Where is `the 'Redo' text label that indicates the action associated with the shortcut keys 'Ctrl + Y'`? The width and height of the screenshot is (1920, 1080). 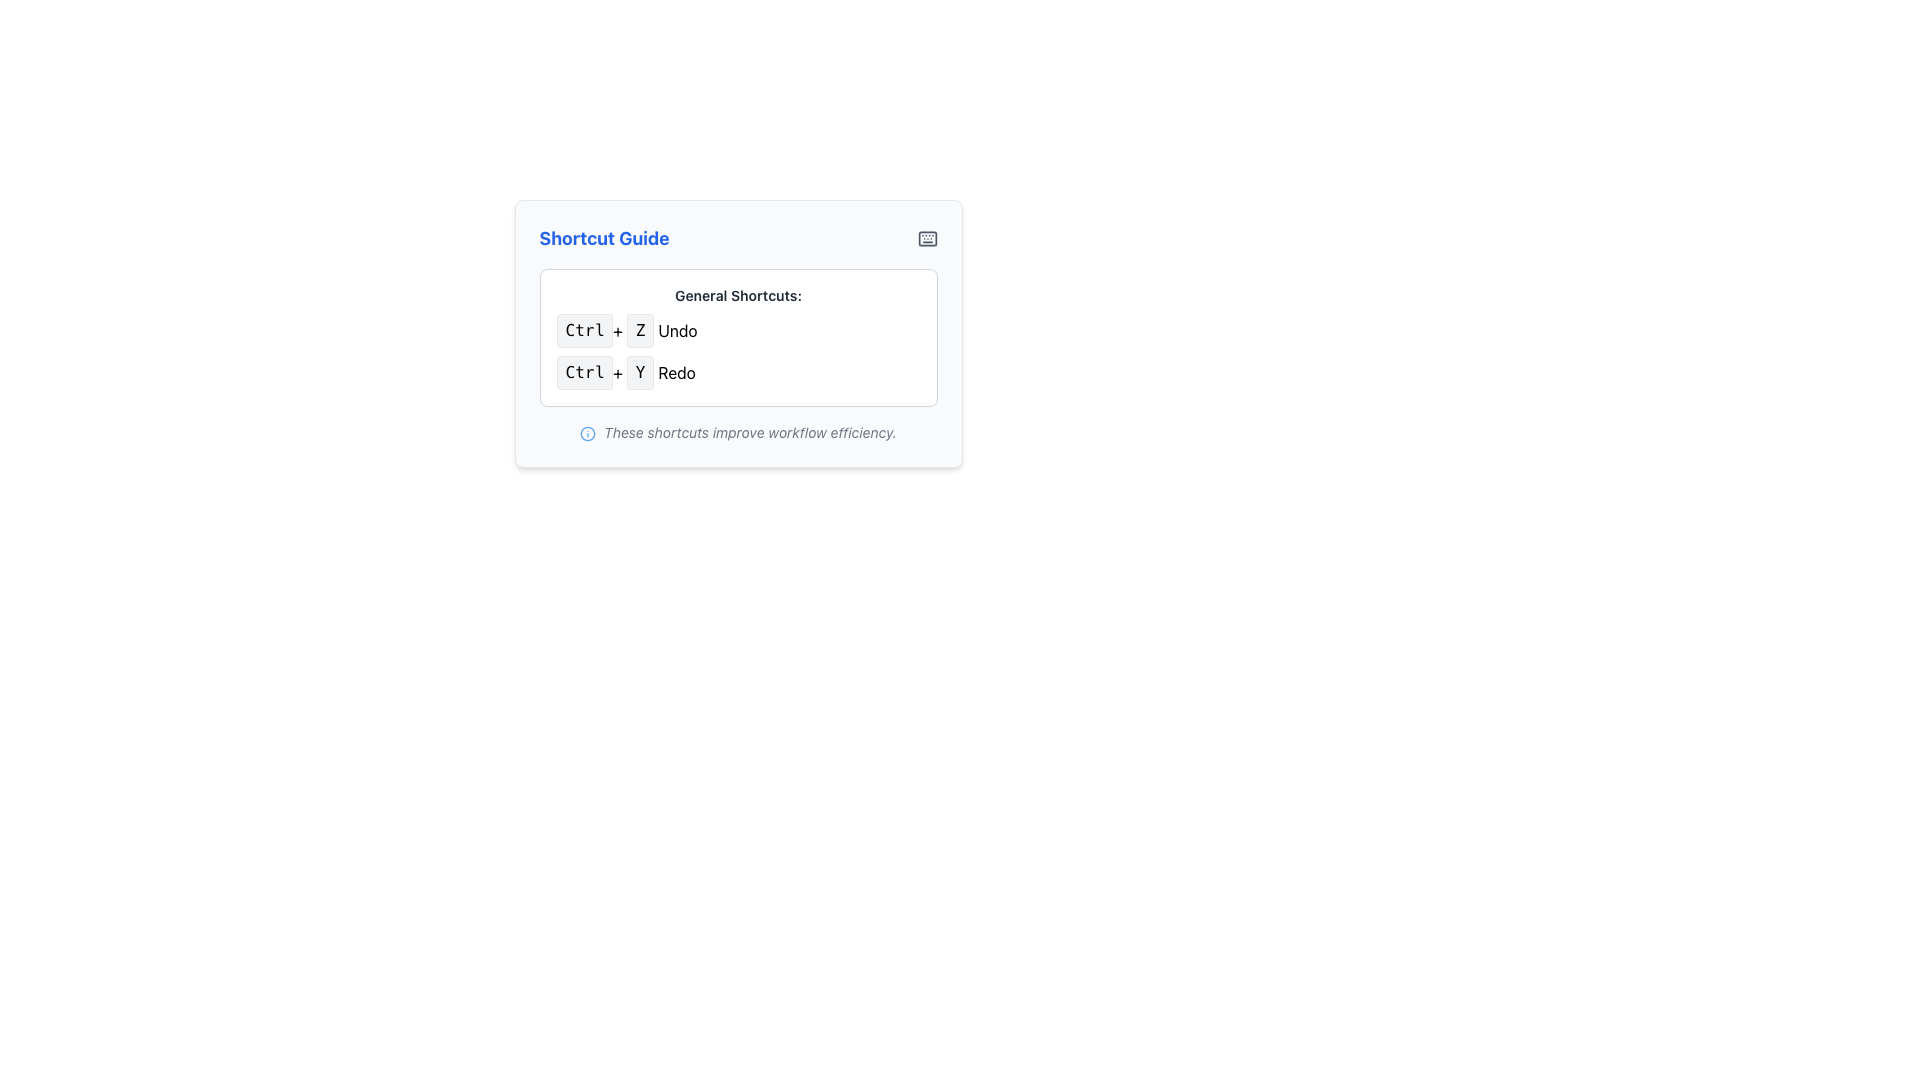 the 'Redo' text label that indicates the action associated with the shortcut keys 'Ctrl + Y' is located at coordinates (677, 373).